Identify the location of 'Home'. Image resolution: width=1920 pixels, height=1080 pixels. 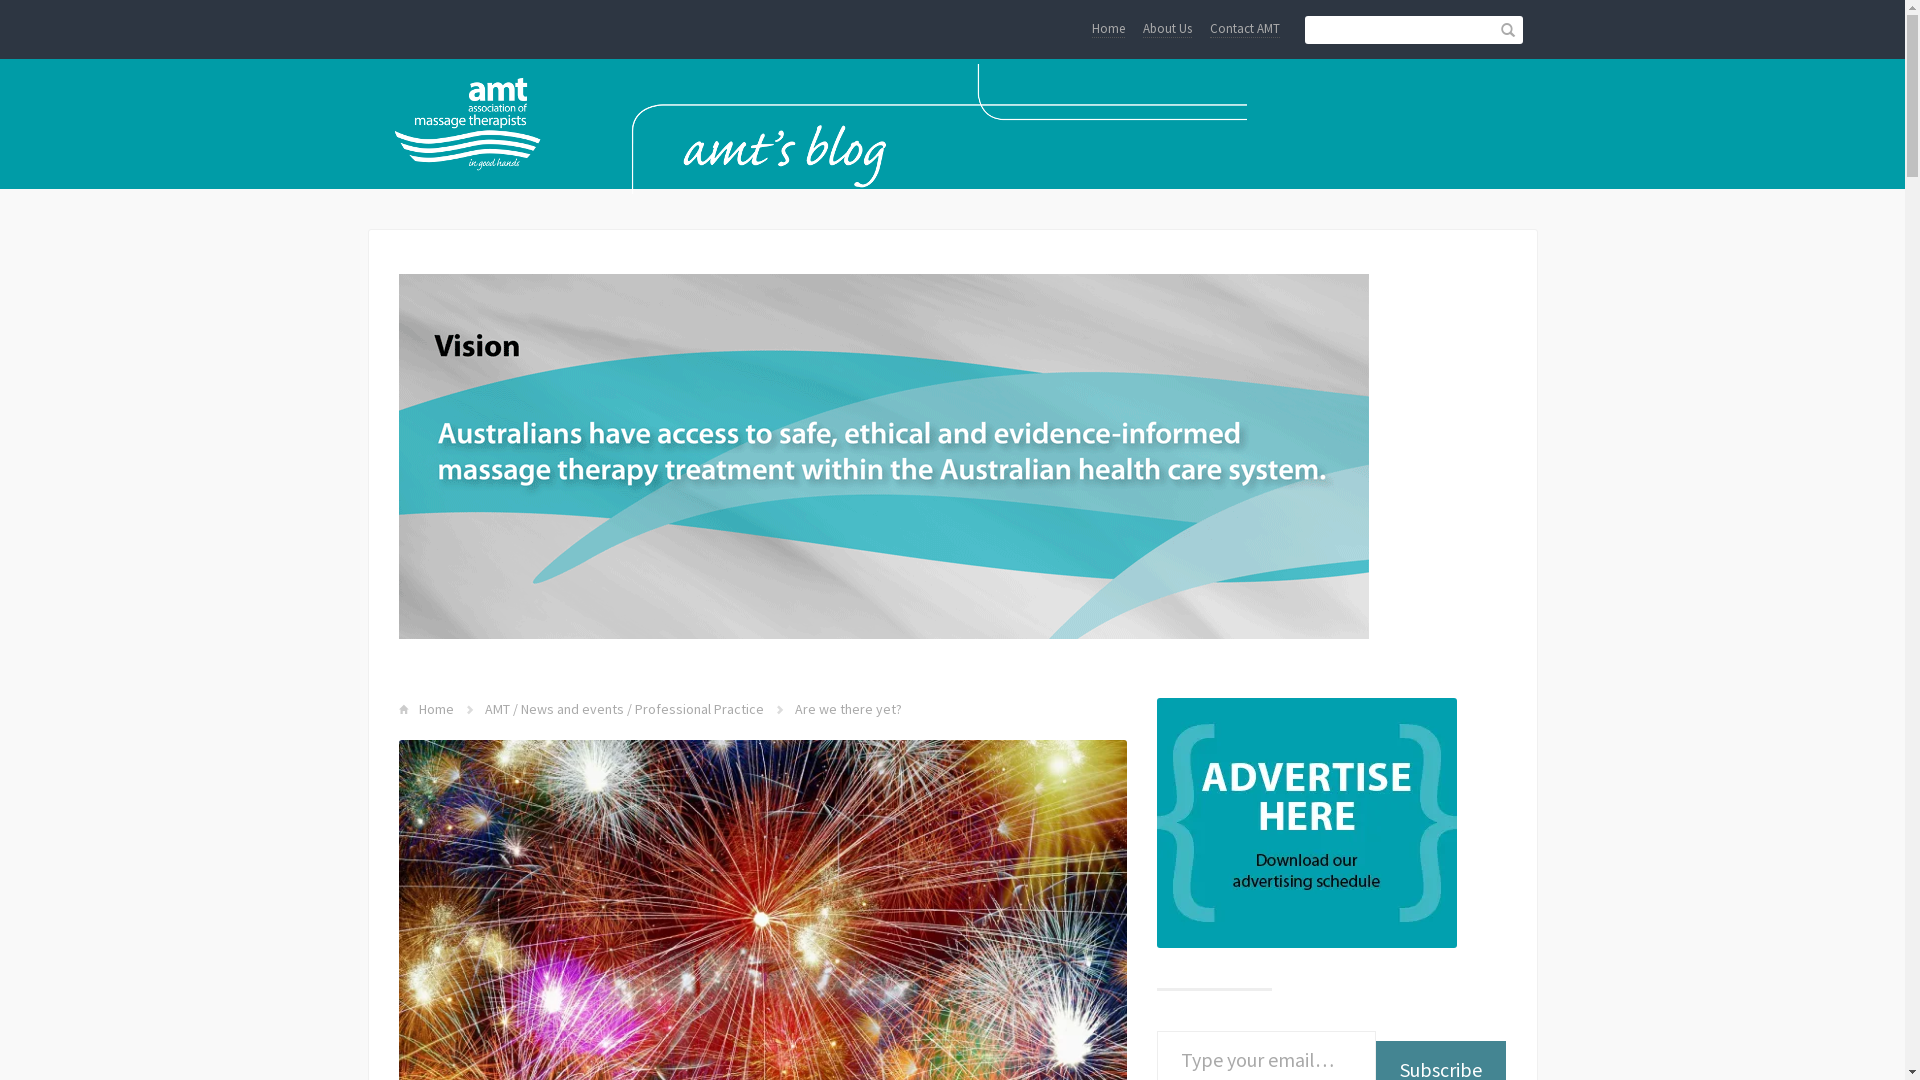
(1107, 29).